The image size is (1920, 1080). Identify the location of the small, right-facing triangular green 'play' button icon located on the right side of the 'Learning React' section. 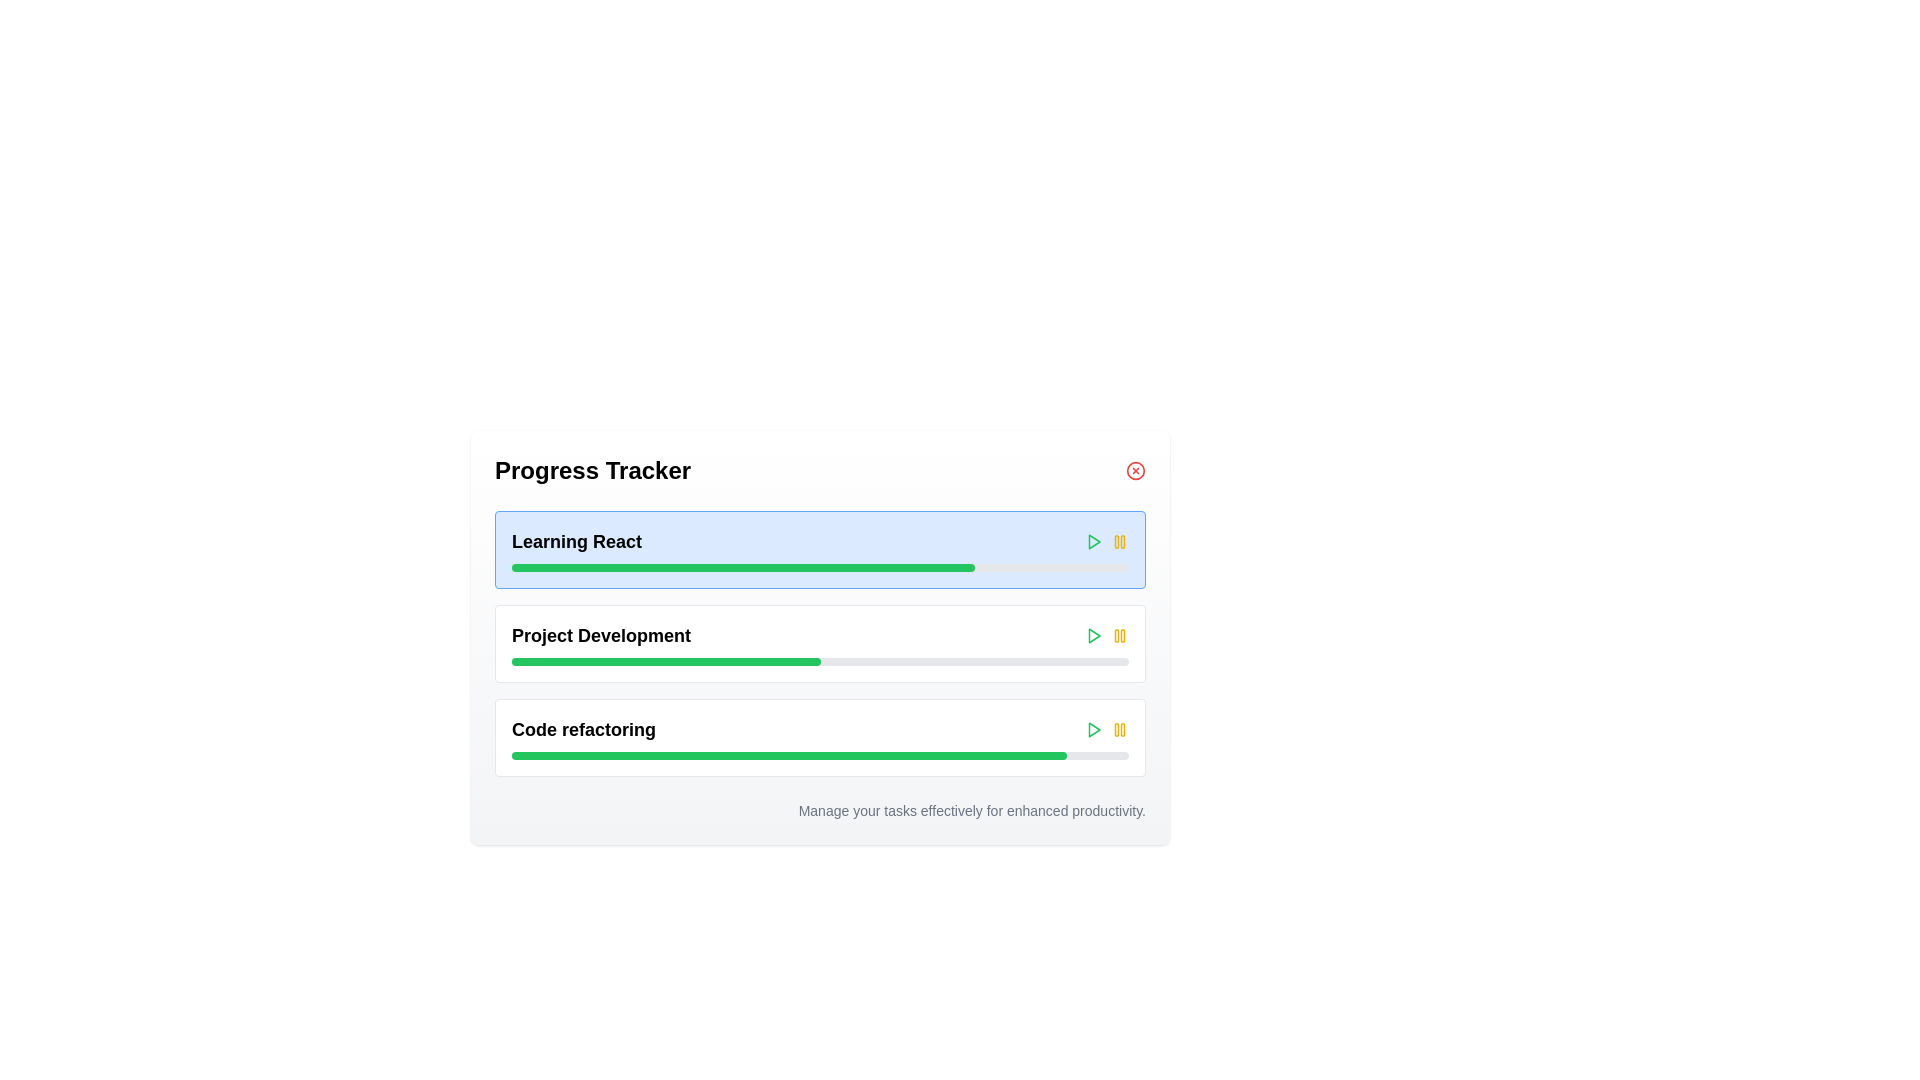
(1093, 636).